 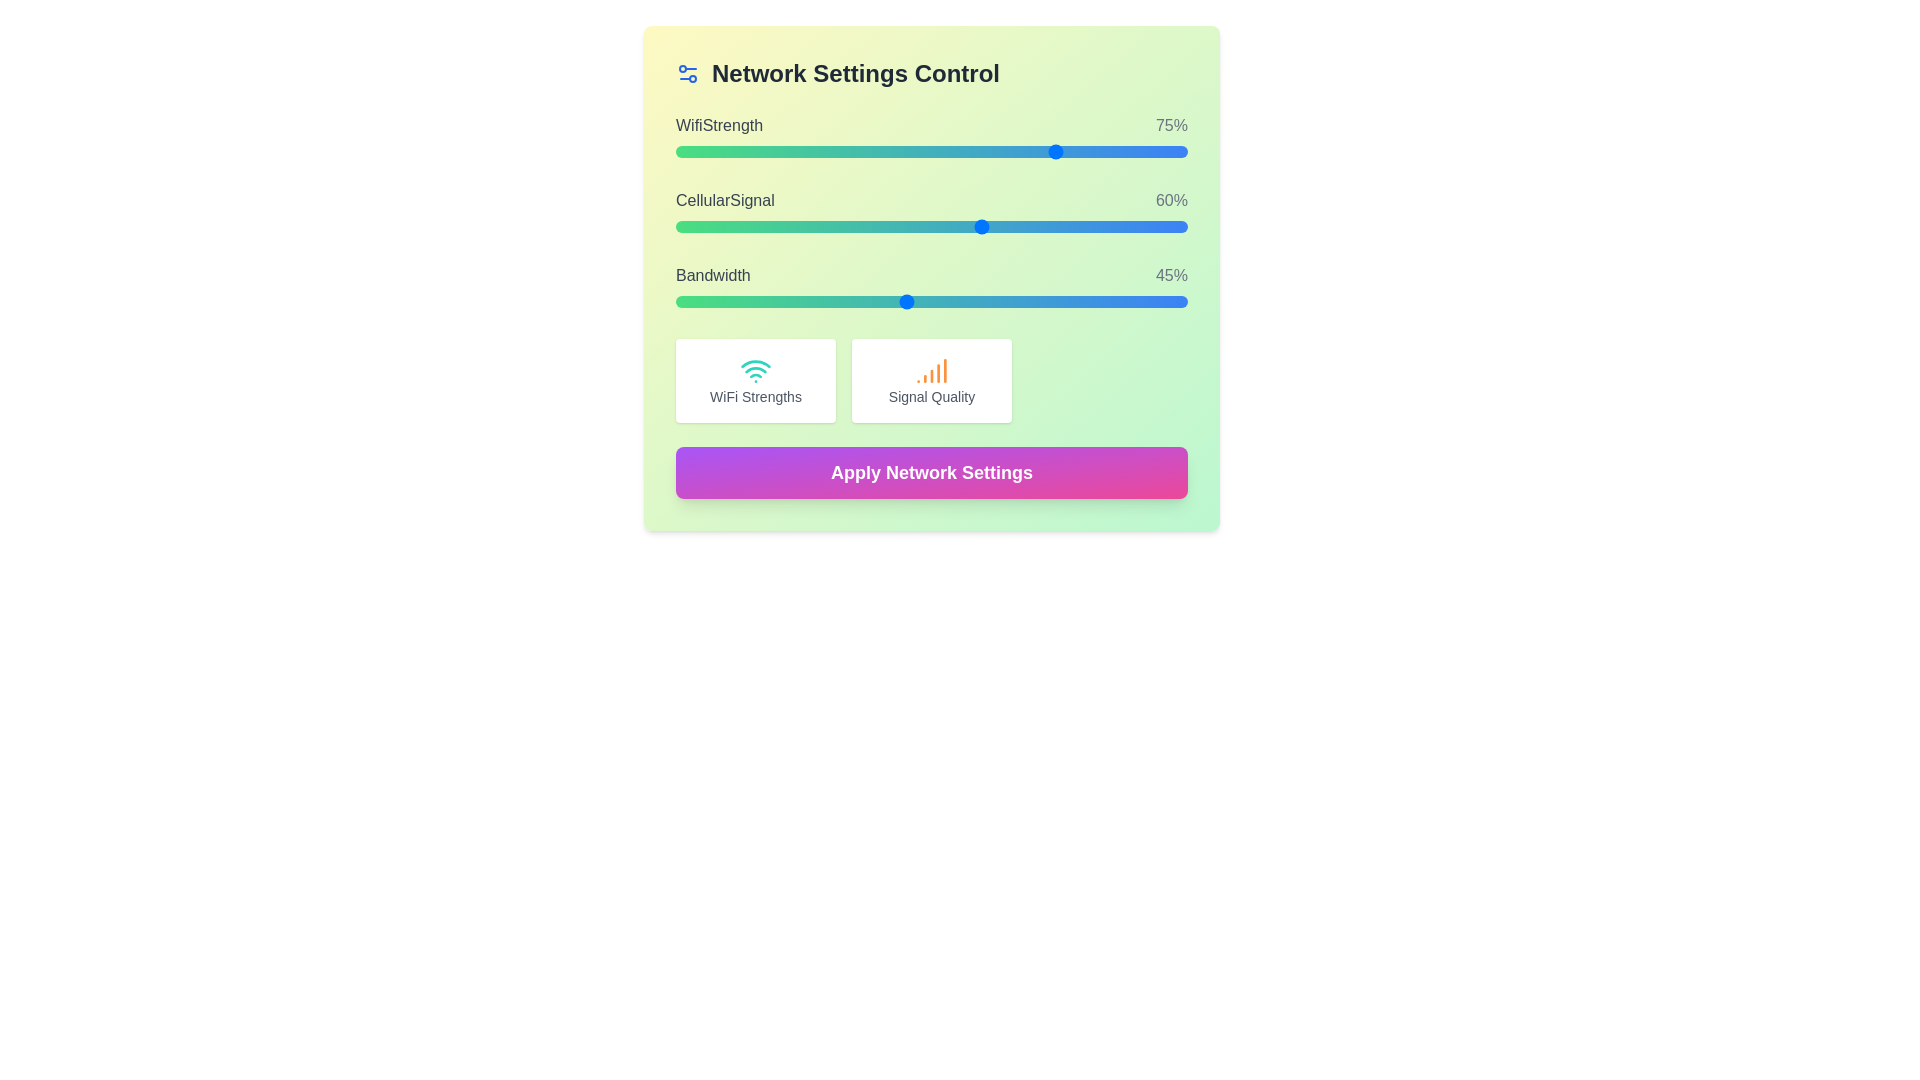 I want to click on the Cellular Signal slider, so click(x=777, y=226).